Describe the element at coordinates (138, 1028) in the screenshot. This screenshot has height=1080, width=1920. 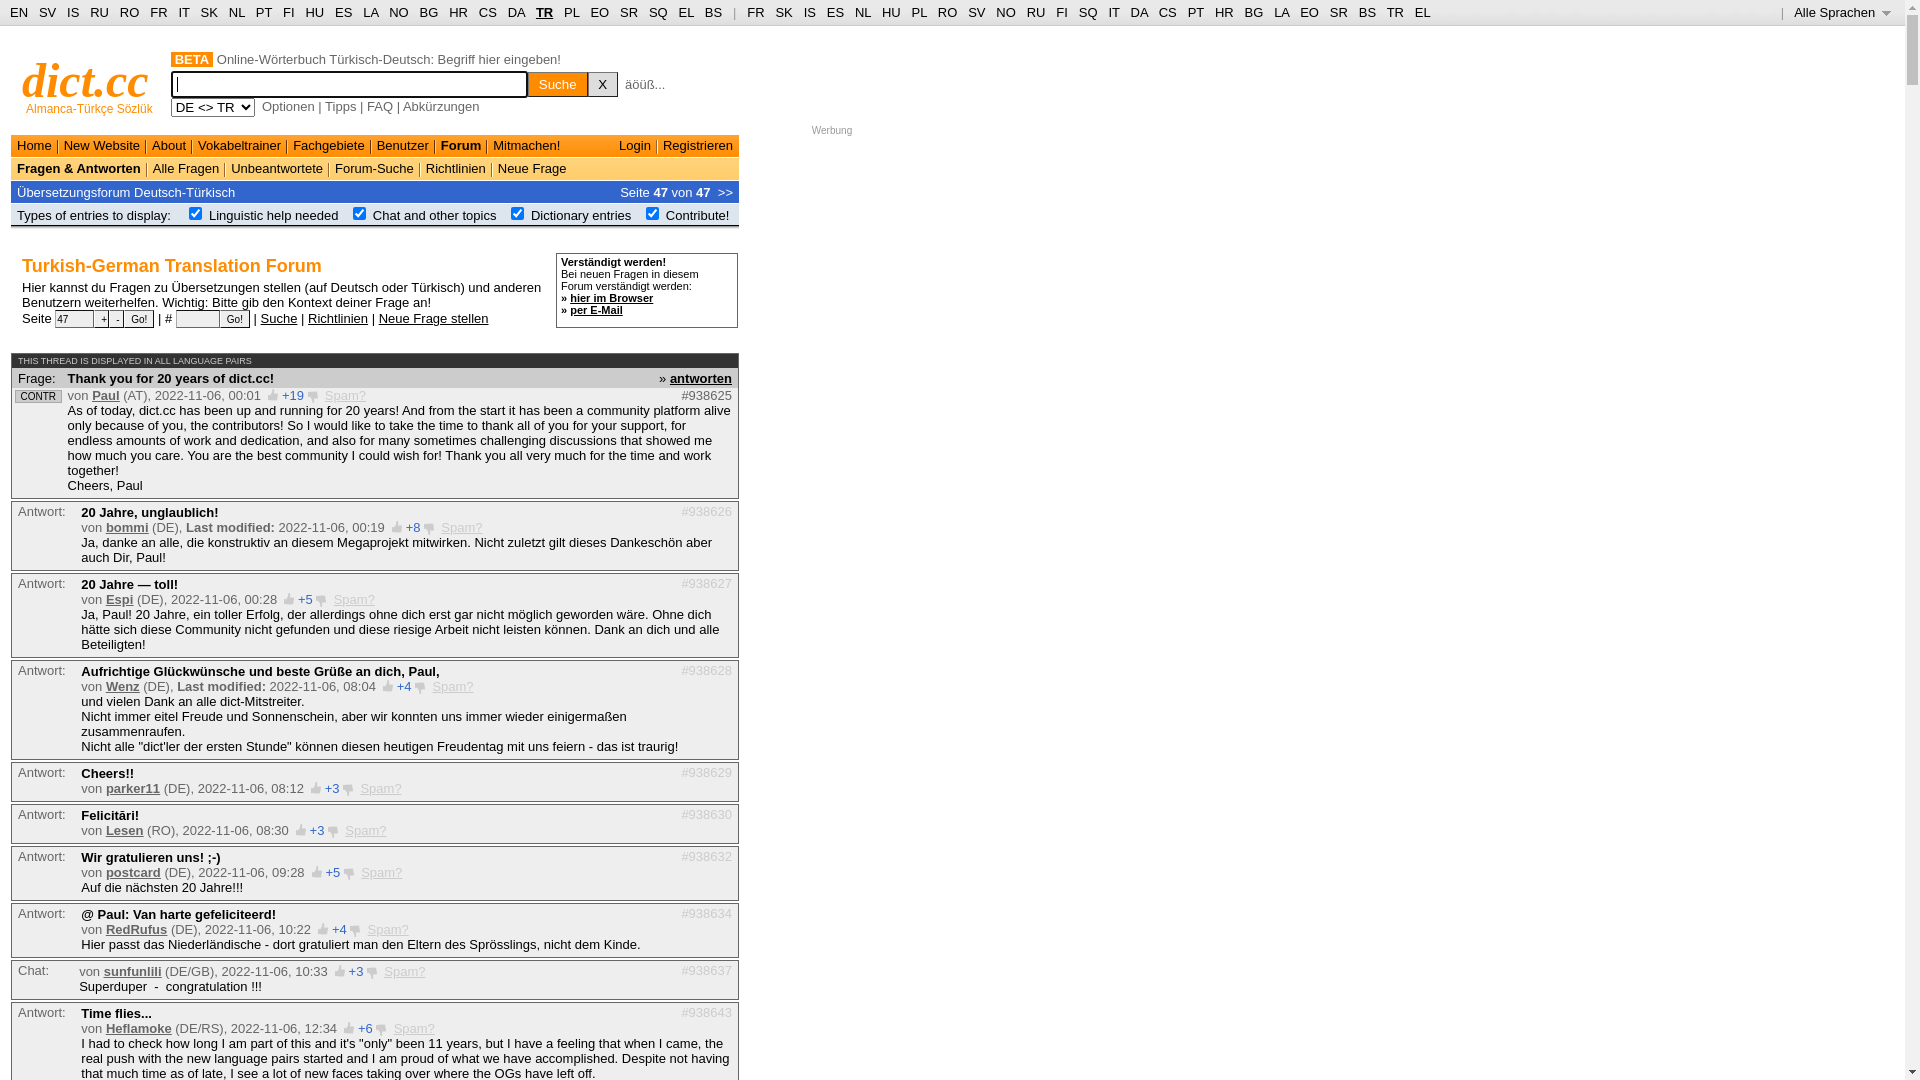
I see `'Heflamoke'` at that location.